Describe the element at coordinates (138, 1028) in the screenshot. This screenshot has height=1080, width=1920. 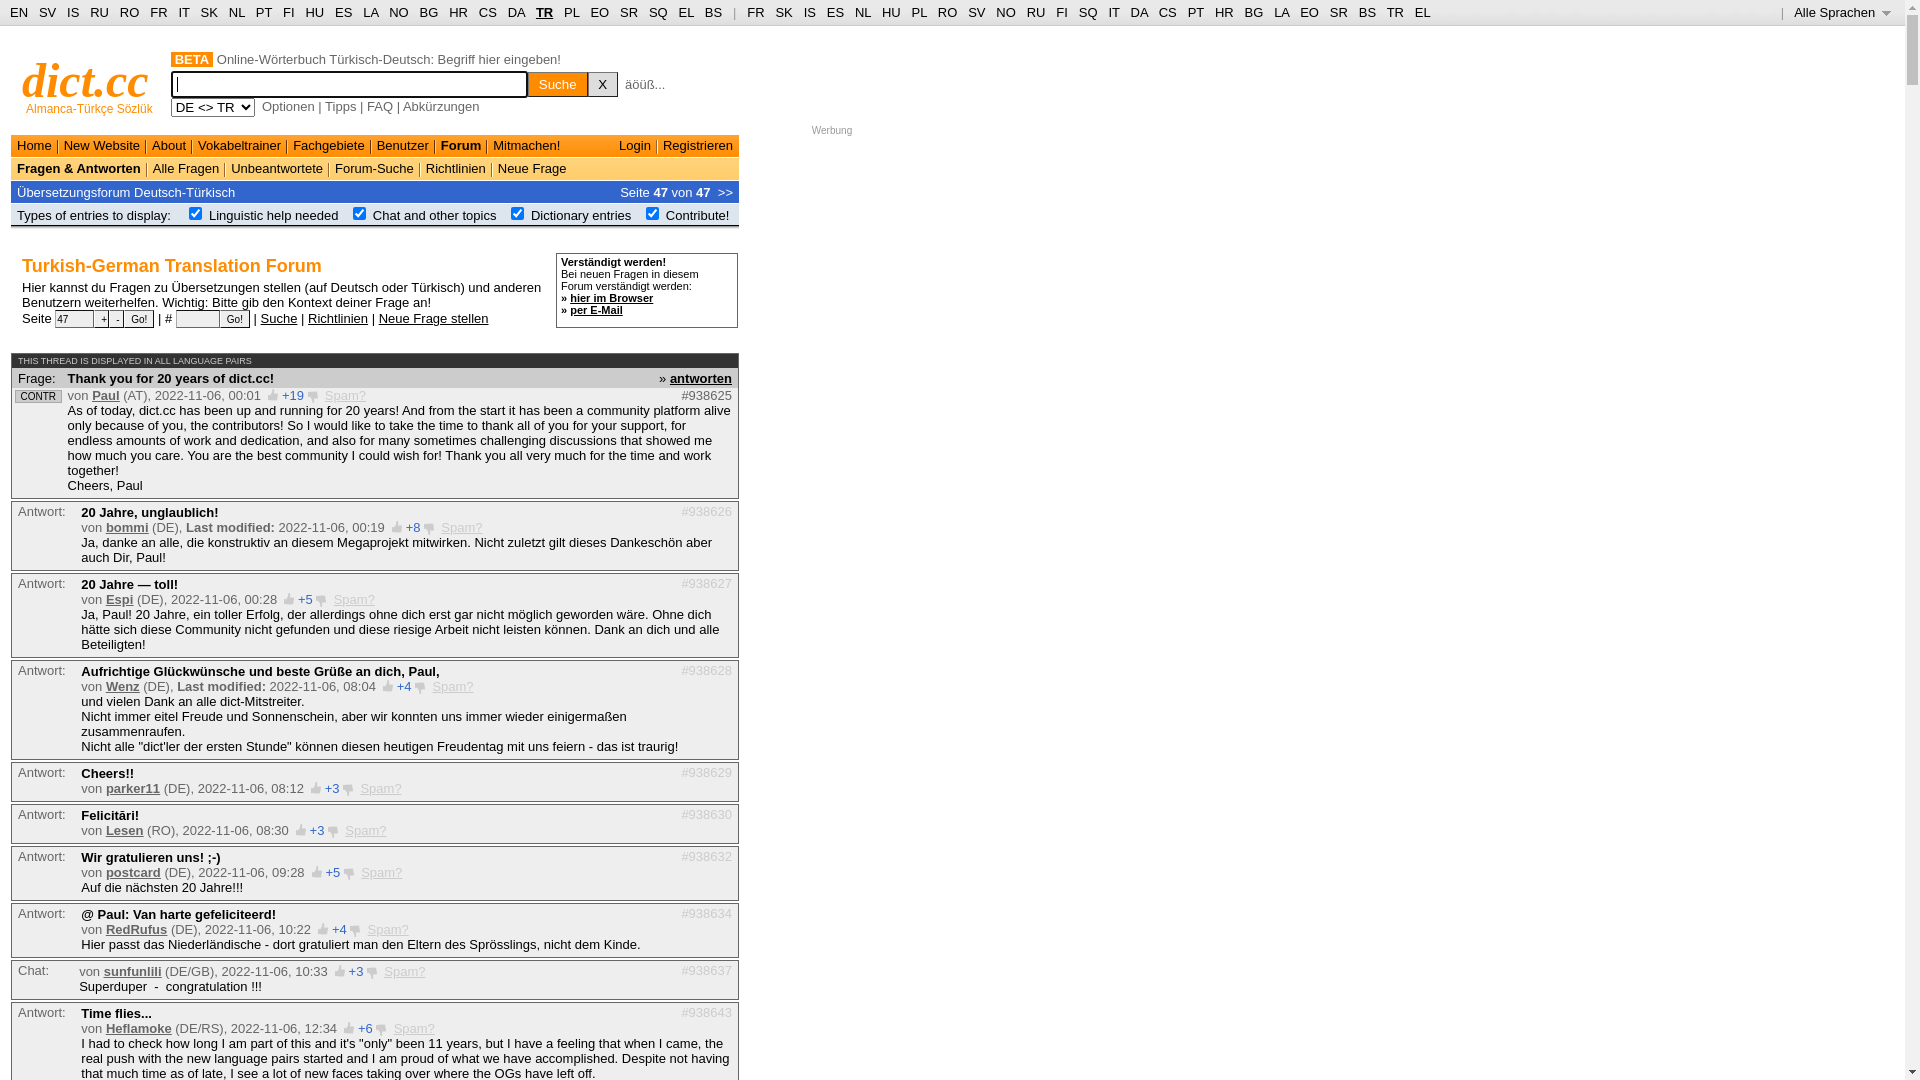
I see `'Heflamoke'` at that location.